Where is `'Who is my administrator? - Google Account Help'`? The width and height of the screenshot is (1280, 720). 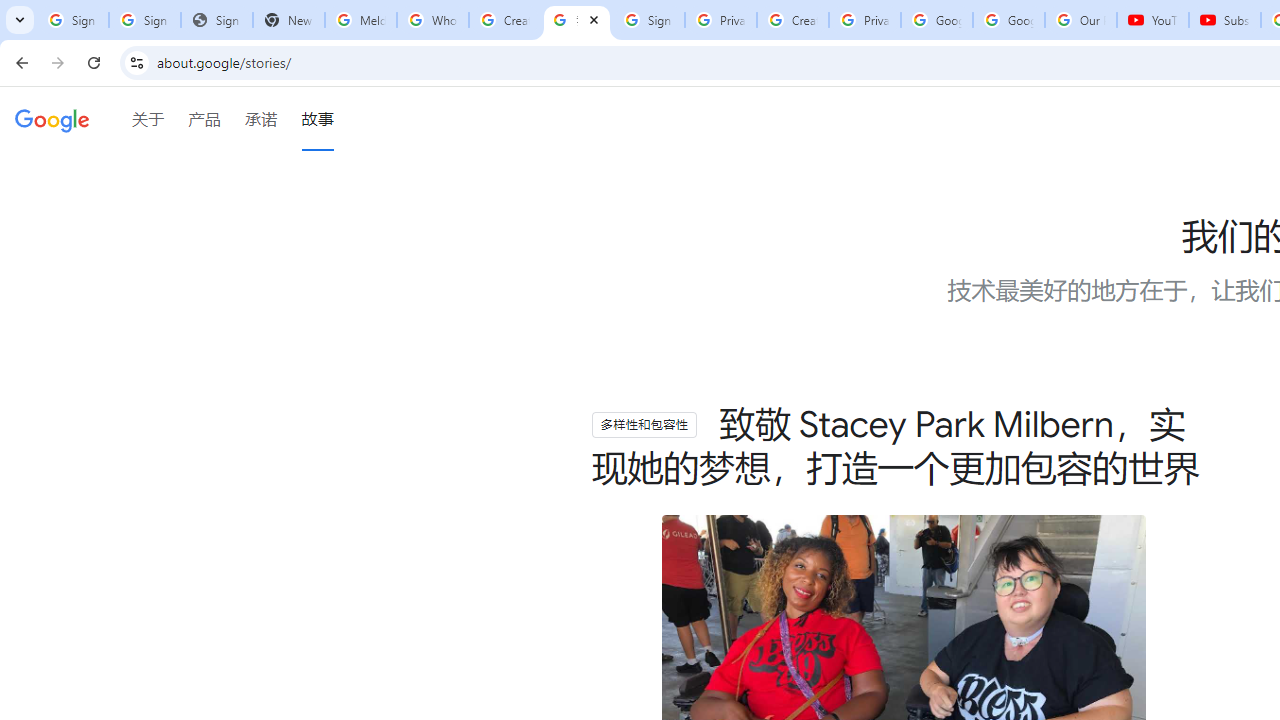 'Who is my administrator? - Google Account Help' is located at coordinates (431, 20).